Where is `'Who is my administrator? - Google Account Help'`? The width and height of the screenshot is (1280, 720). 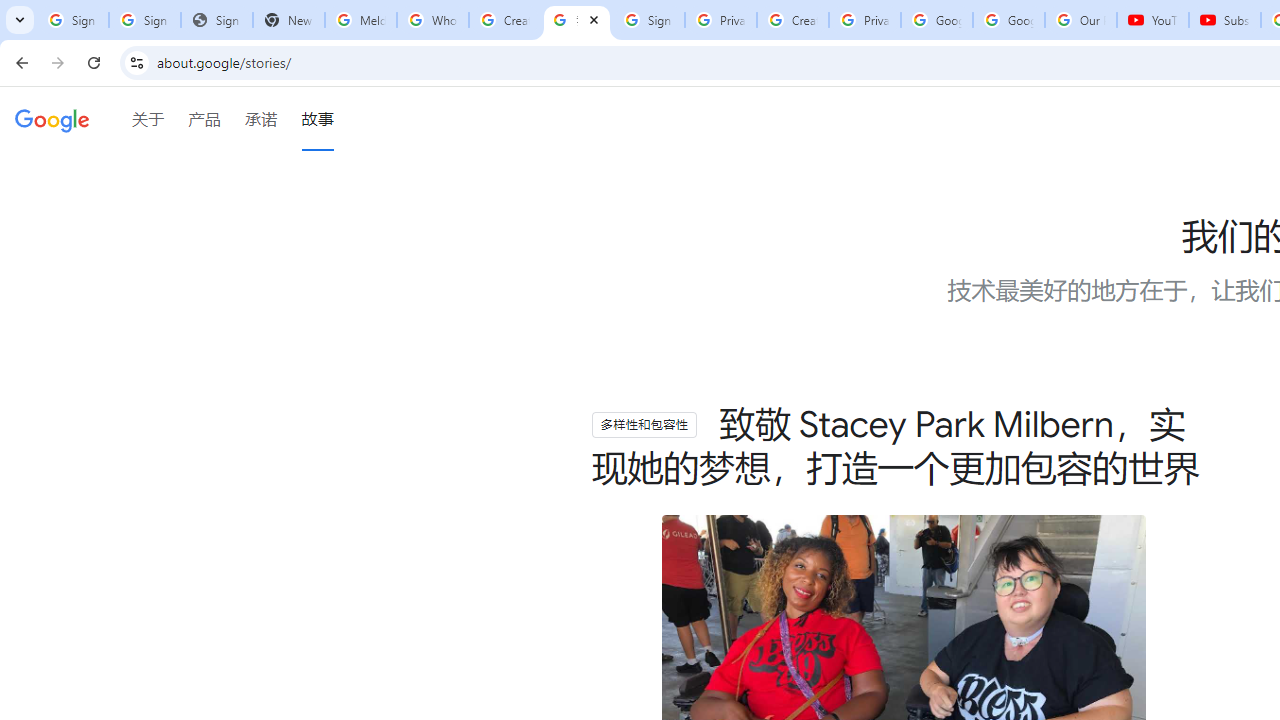 'Who is my administrator? - Google Account Help' is located at coordinates (431, 20).